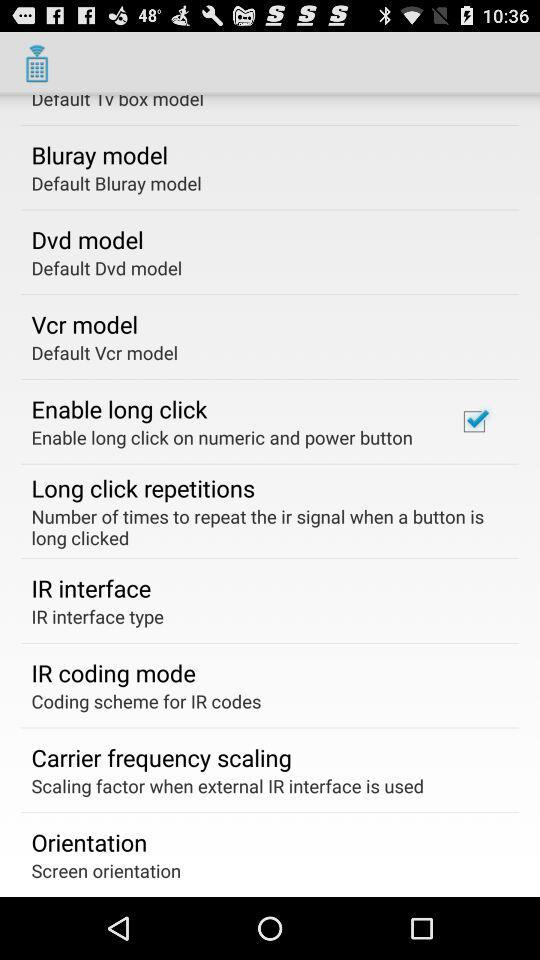 This screenshot has width=540, height=960. Describe the element at coordinates (263, 526) in the screenshot. I see `item below the long click repetitions item` at that location.